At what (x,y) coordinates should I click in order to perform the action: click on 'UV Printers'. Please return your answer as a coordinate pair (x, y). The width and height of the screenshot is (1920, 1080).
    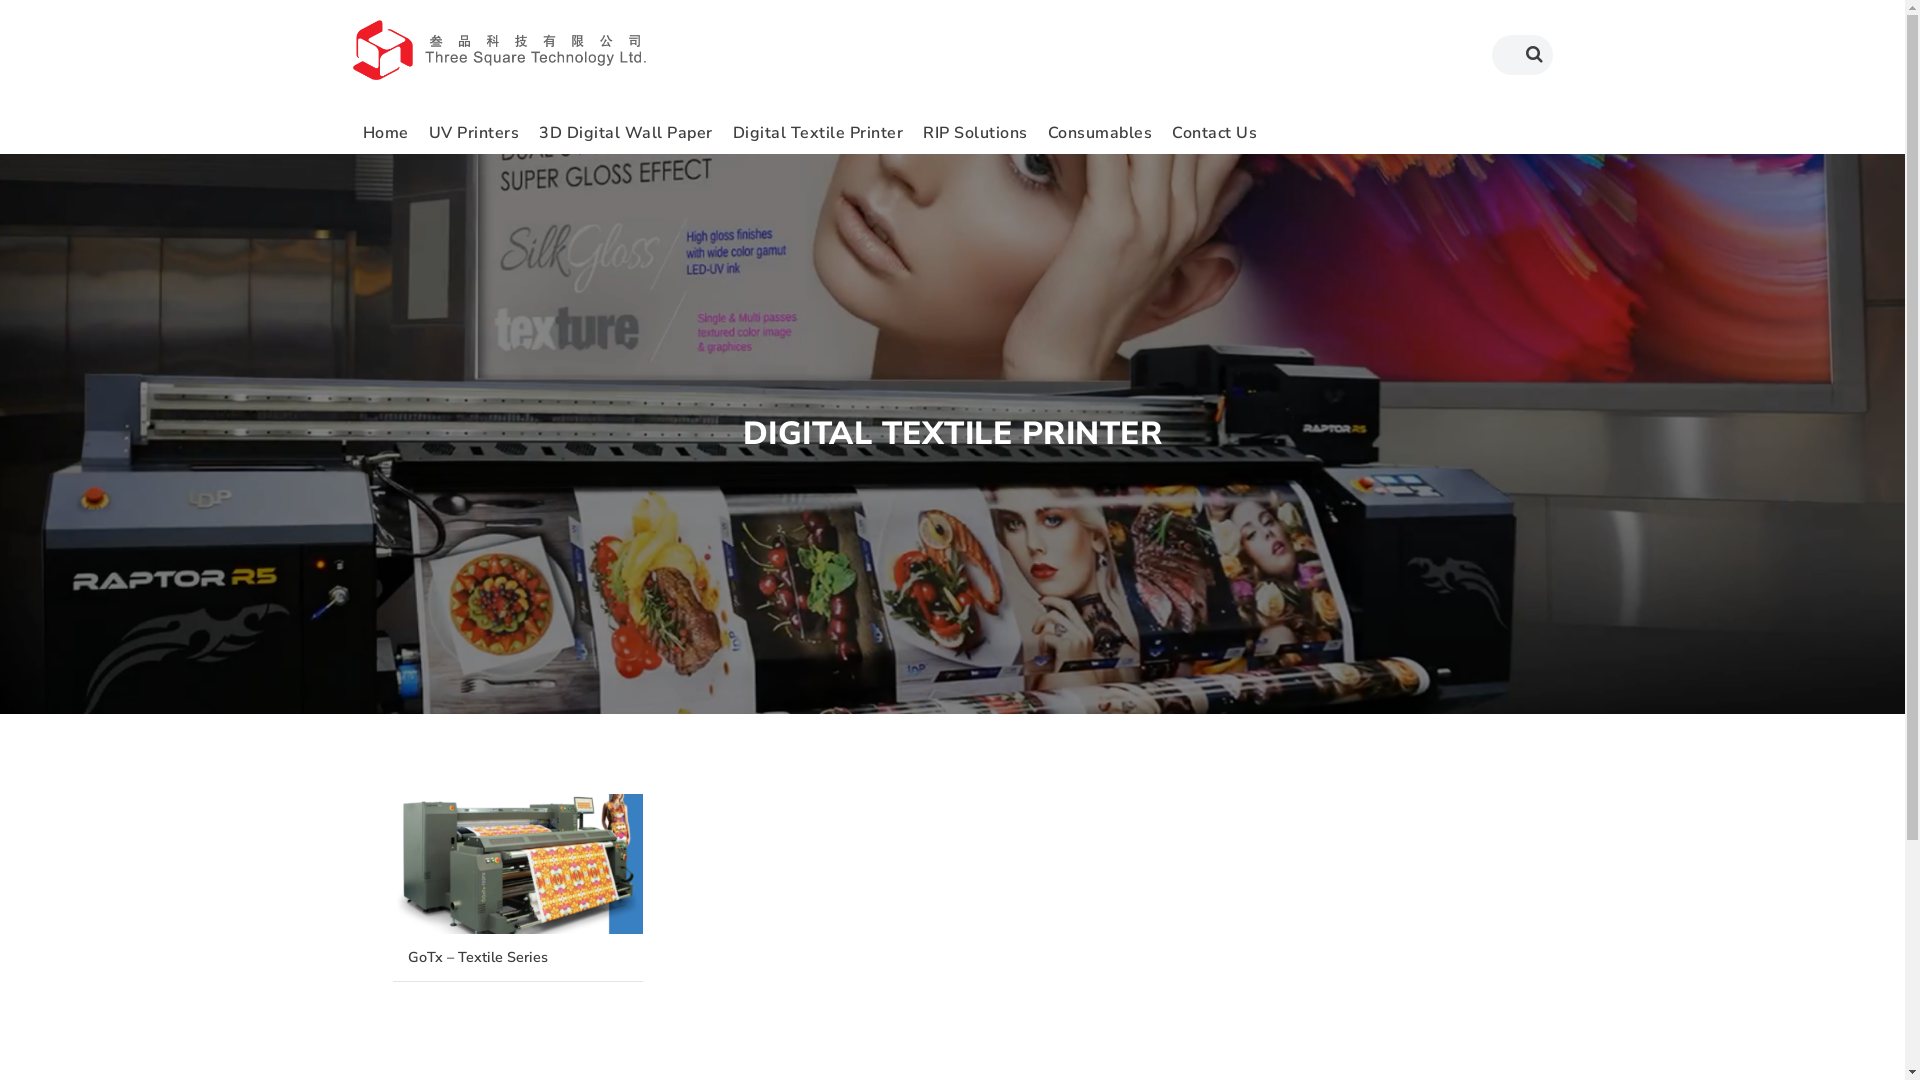
    Looking at the image, I should click on (472, 132).